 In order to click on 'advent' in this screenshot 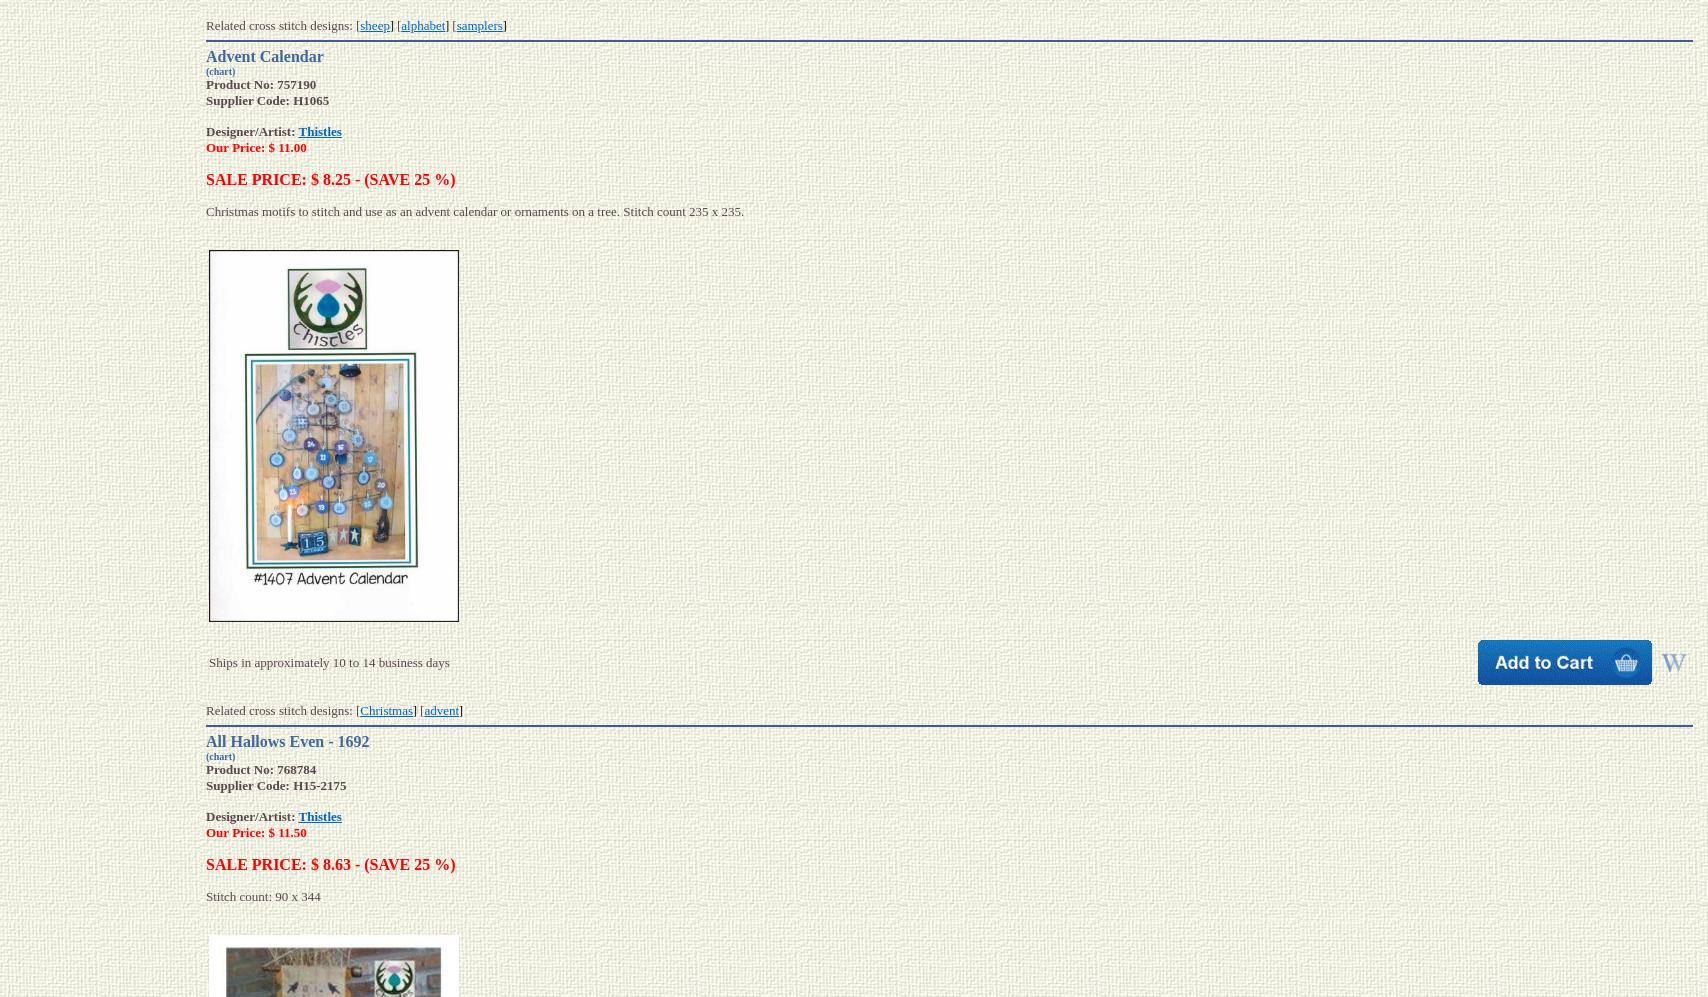, I will do `click(441, 709)`.